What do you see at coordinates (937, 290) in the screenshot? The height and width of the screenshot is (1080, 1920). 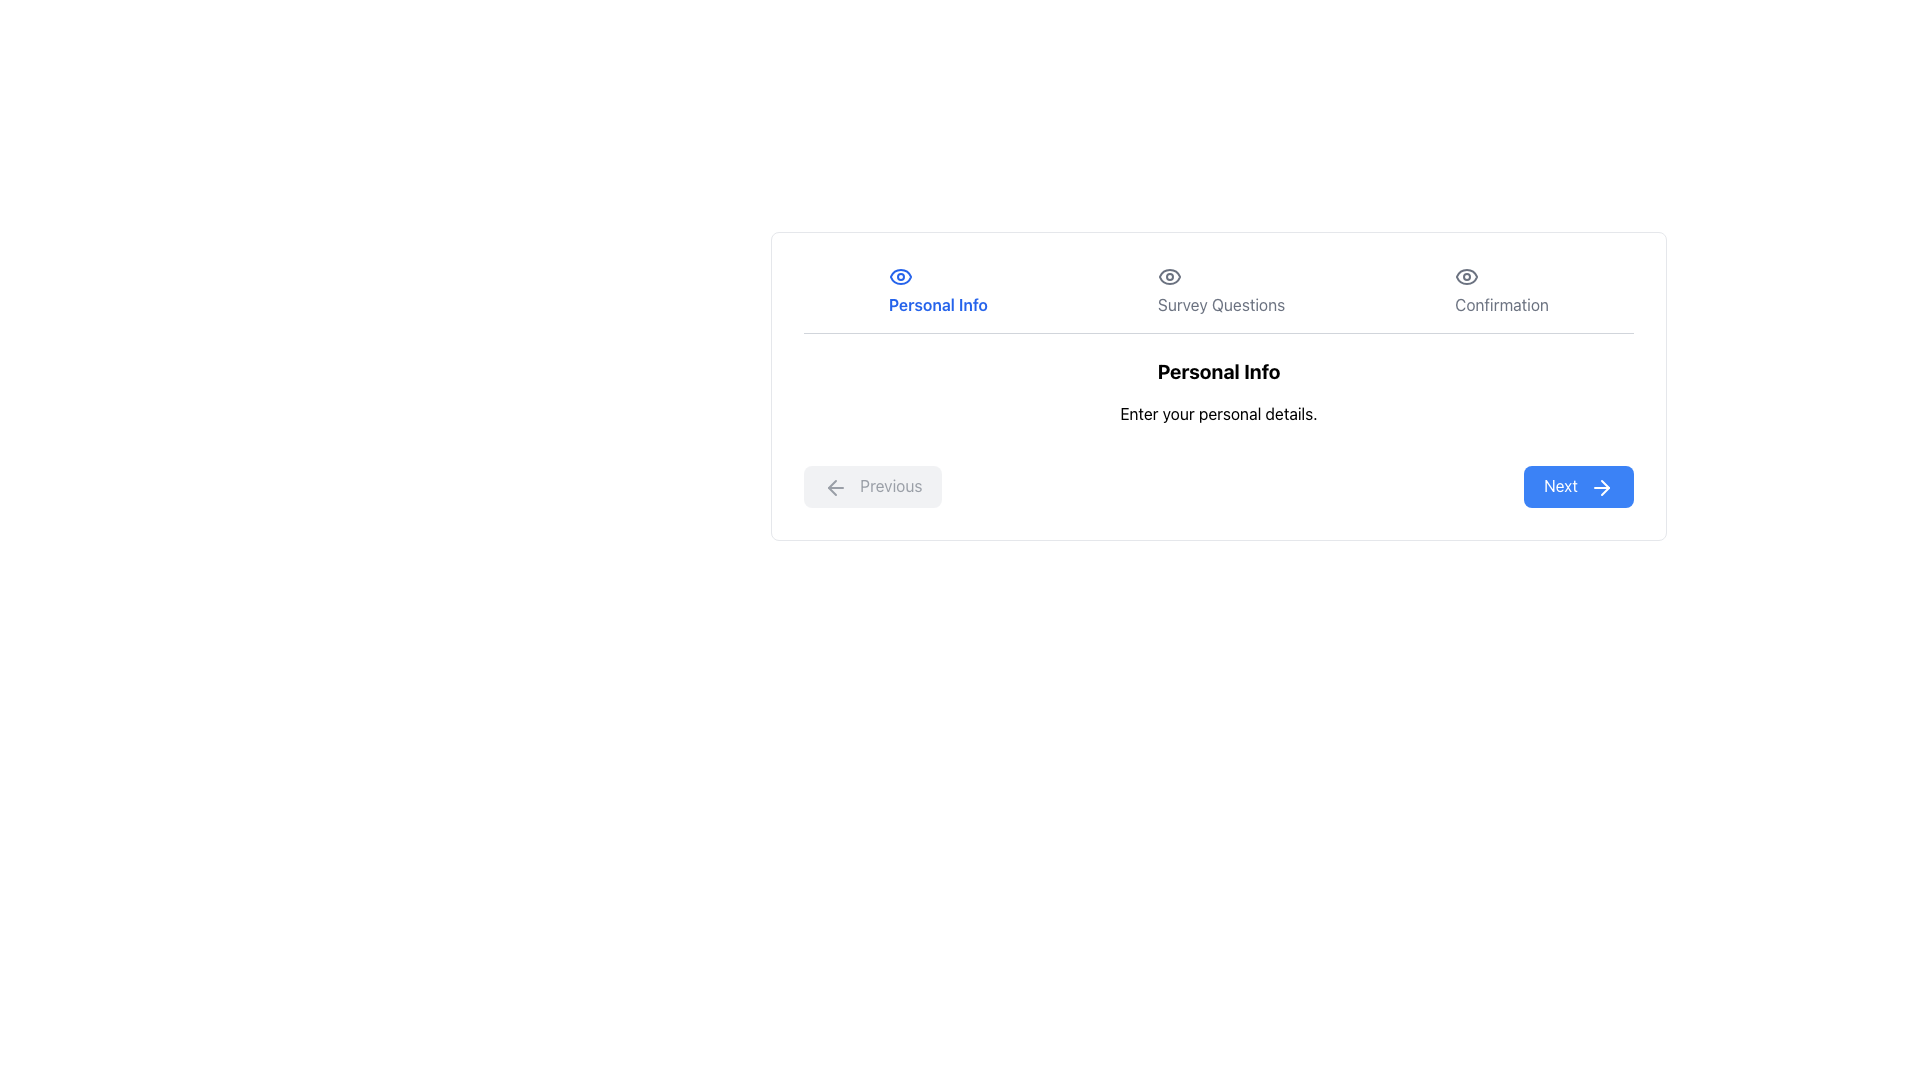 I see `the 'Personal Info' text label which indicates the current active step in the multi-step process` at bounding box center [937, 290].